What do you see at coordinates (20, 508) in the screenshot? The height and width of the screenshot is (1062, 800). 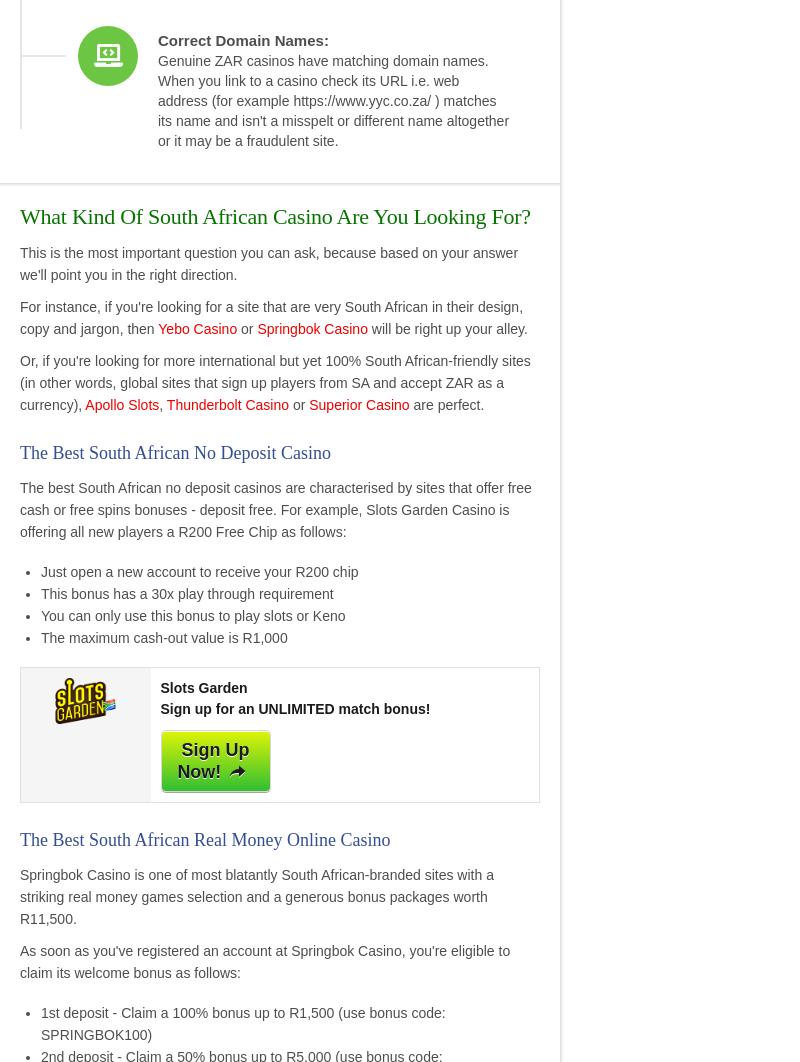 I see `'The best South African no deposit casinos are characterised by sites that offer free cash or free spins bonuses - deposit free. For example, Slots Garden Casino is offering all new players a R200 Free Chip as follows:'` at bounding box center [20, 508].